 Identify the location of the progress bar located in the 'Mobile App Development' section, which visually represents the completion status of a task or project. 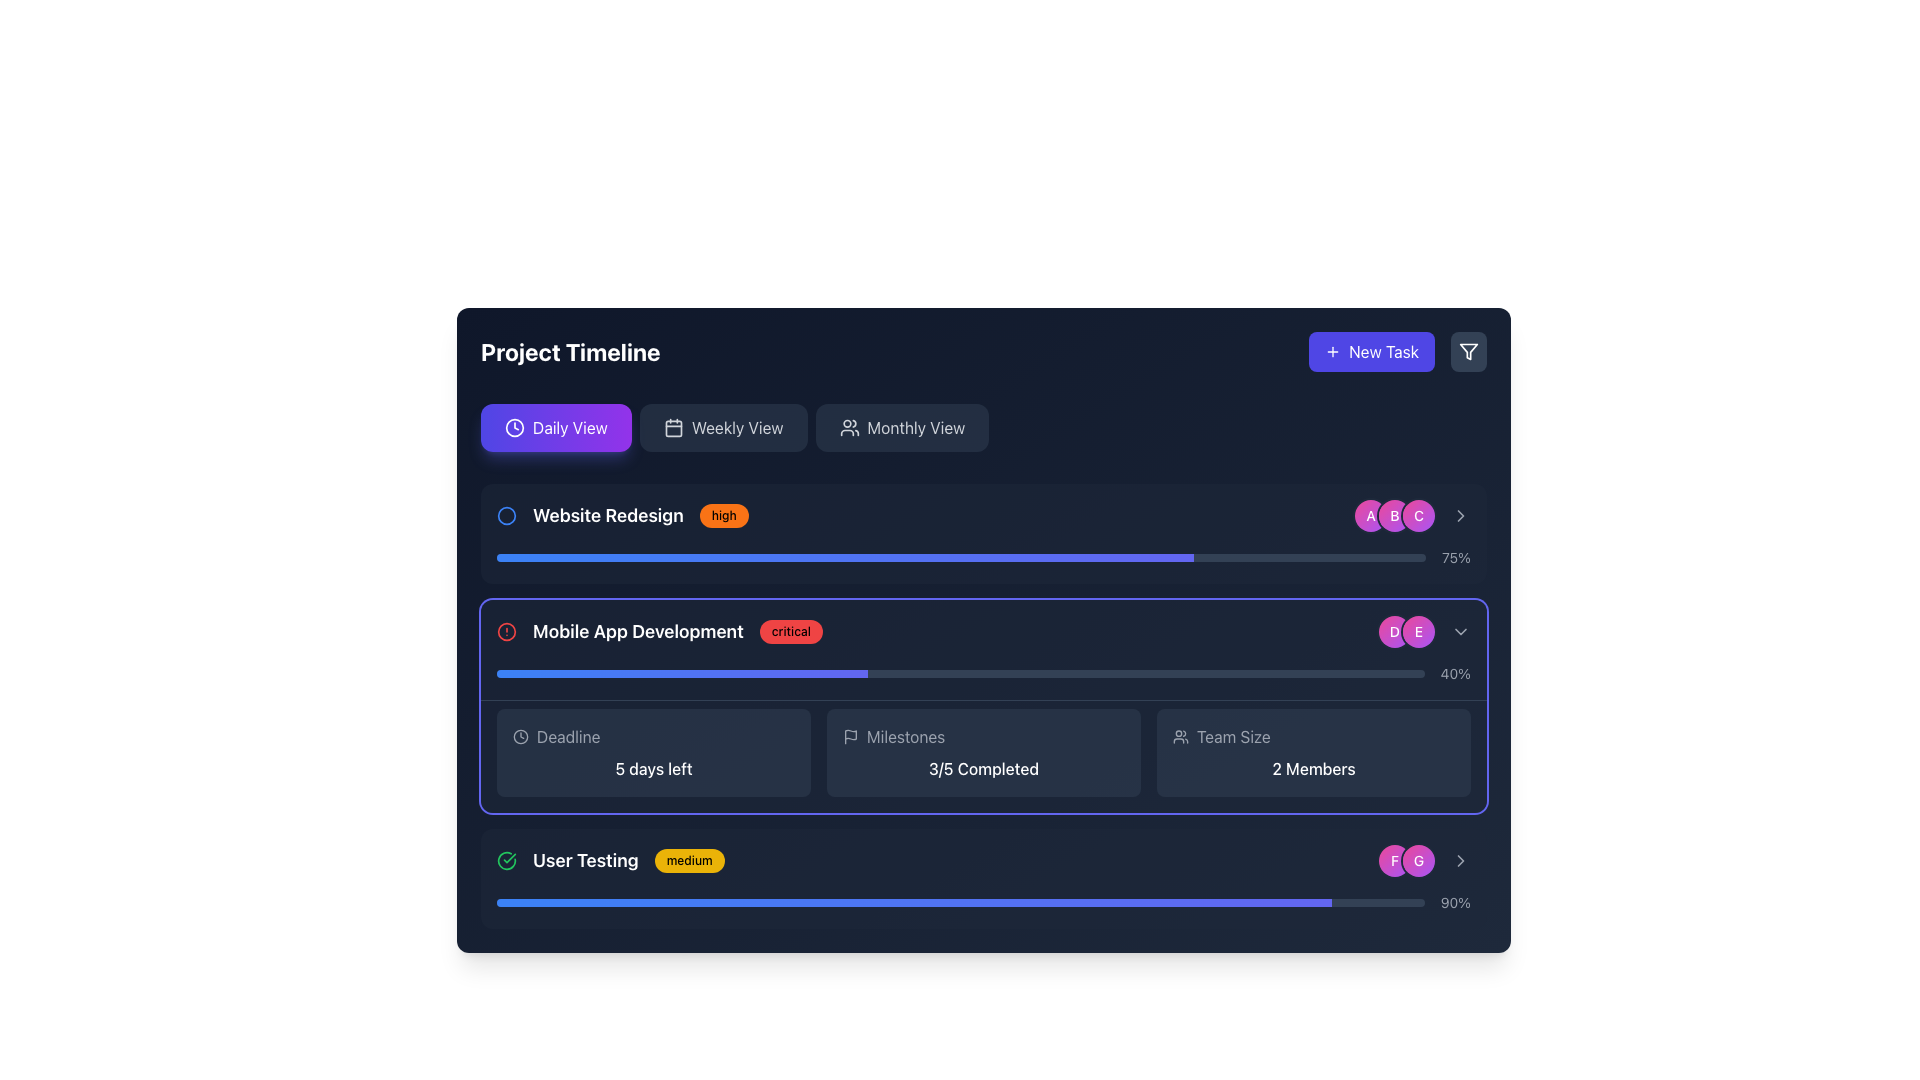
(960, 674).